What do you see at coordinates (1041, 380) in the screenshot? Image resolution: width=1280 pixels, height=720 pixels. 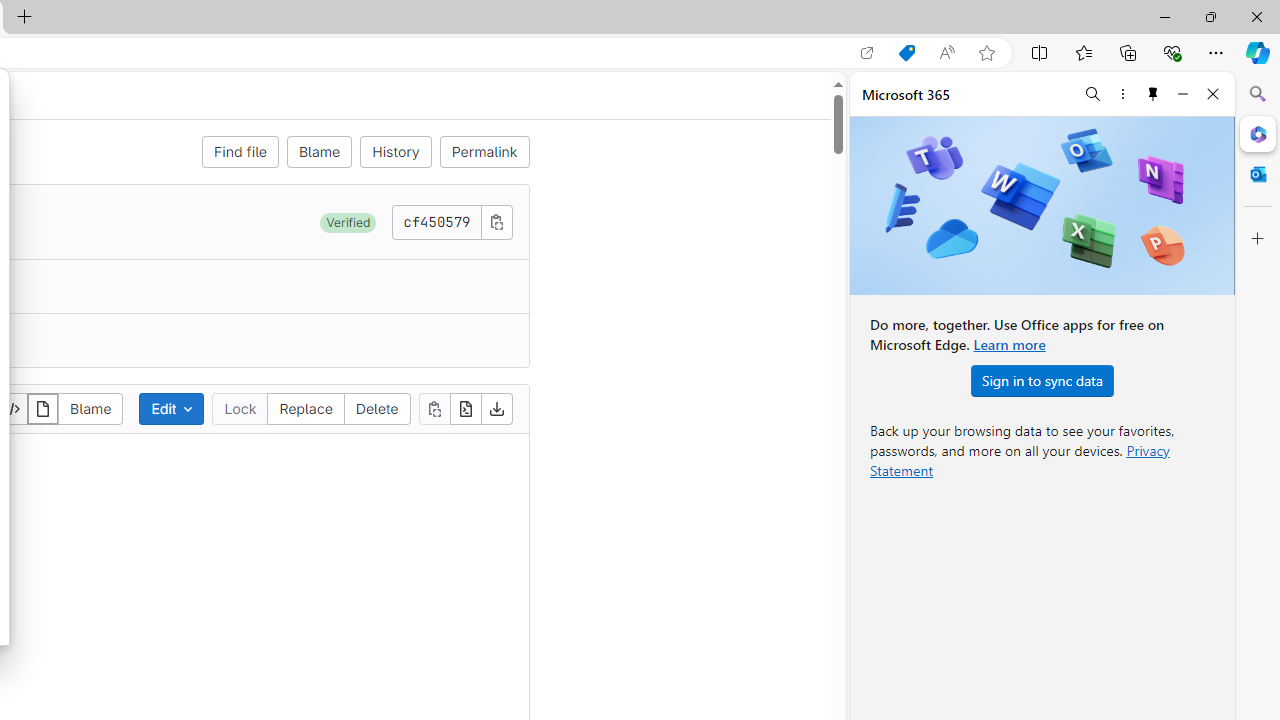 I see `'Sign in to sync data'` at bounding box center [1041, 380].